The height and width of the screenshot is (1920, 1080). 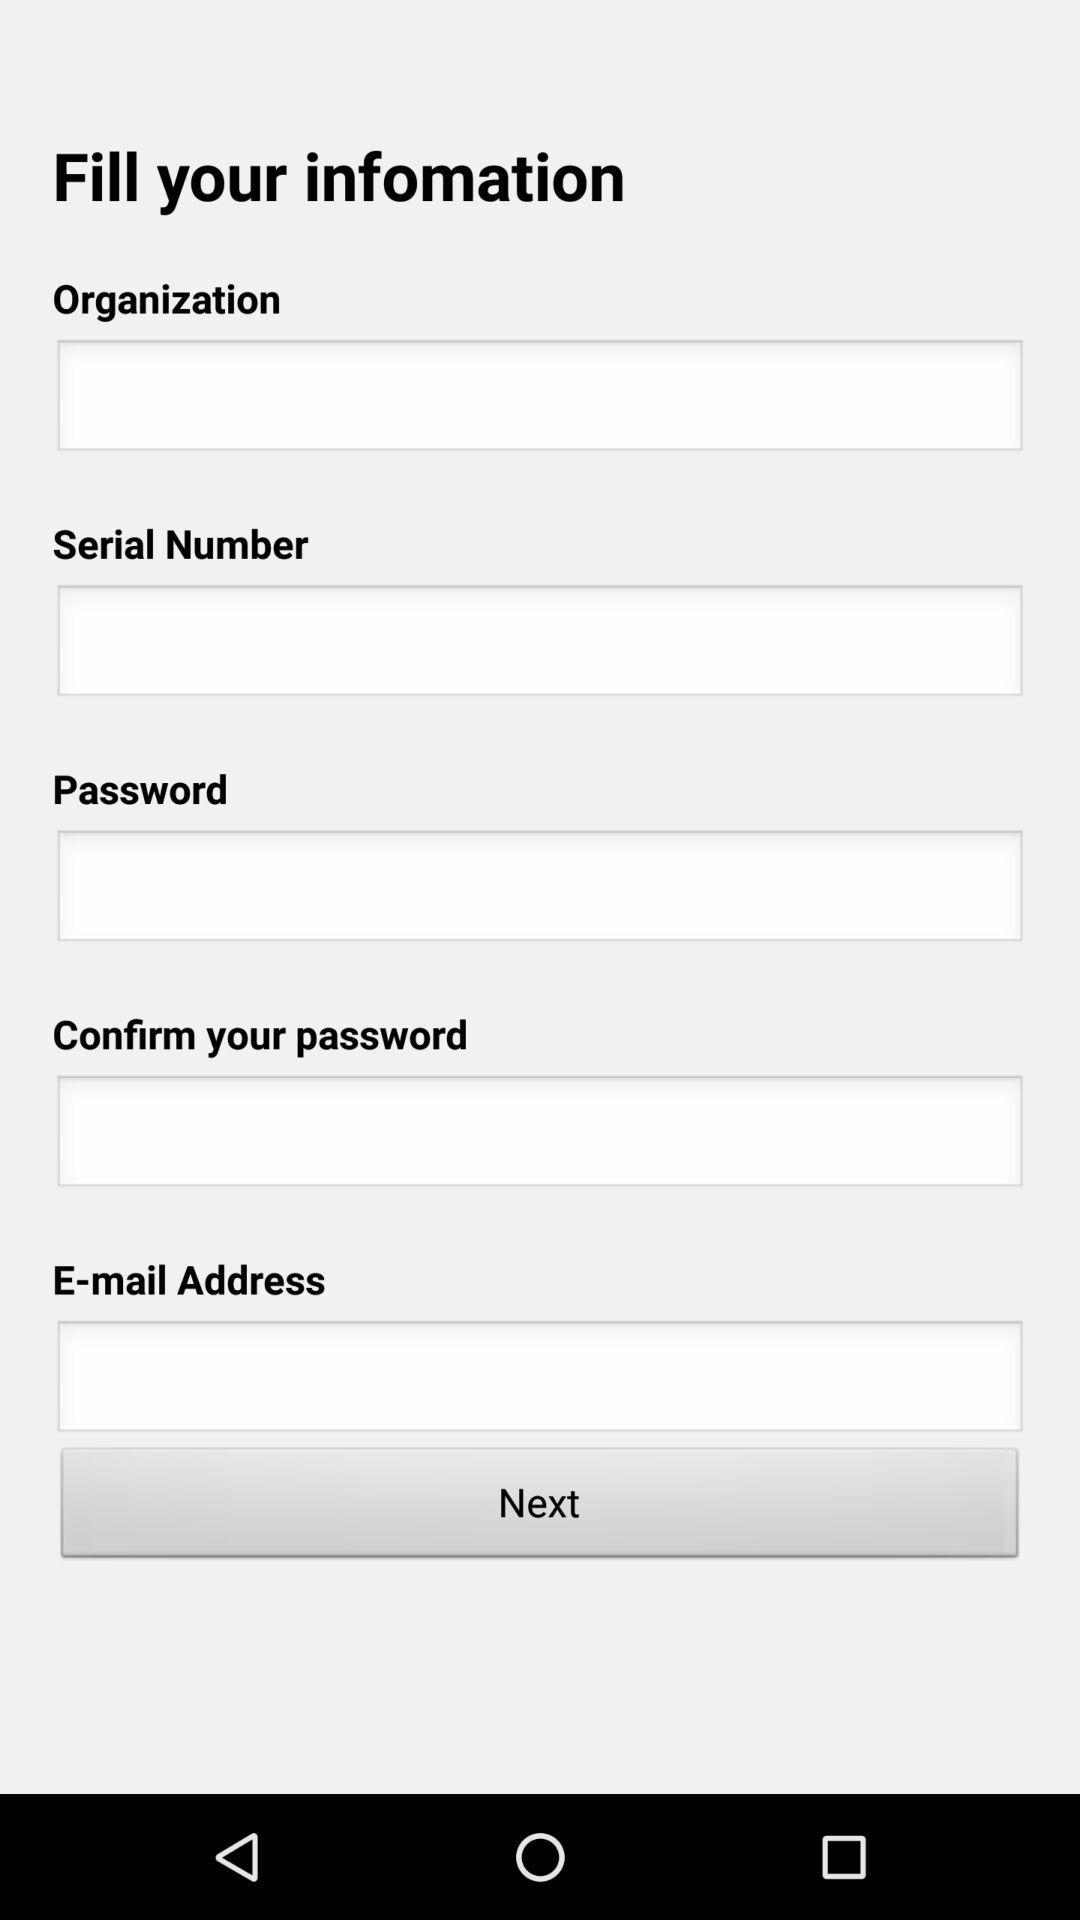 I want to click on organization, so click(x=540, y=400).